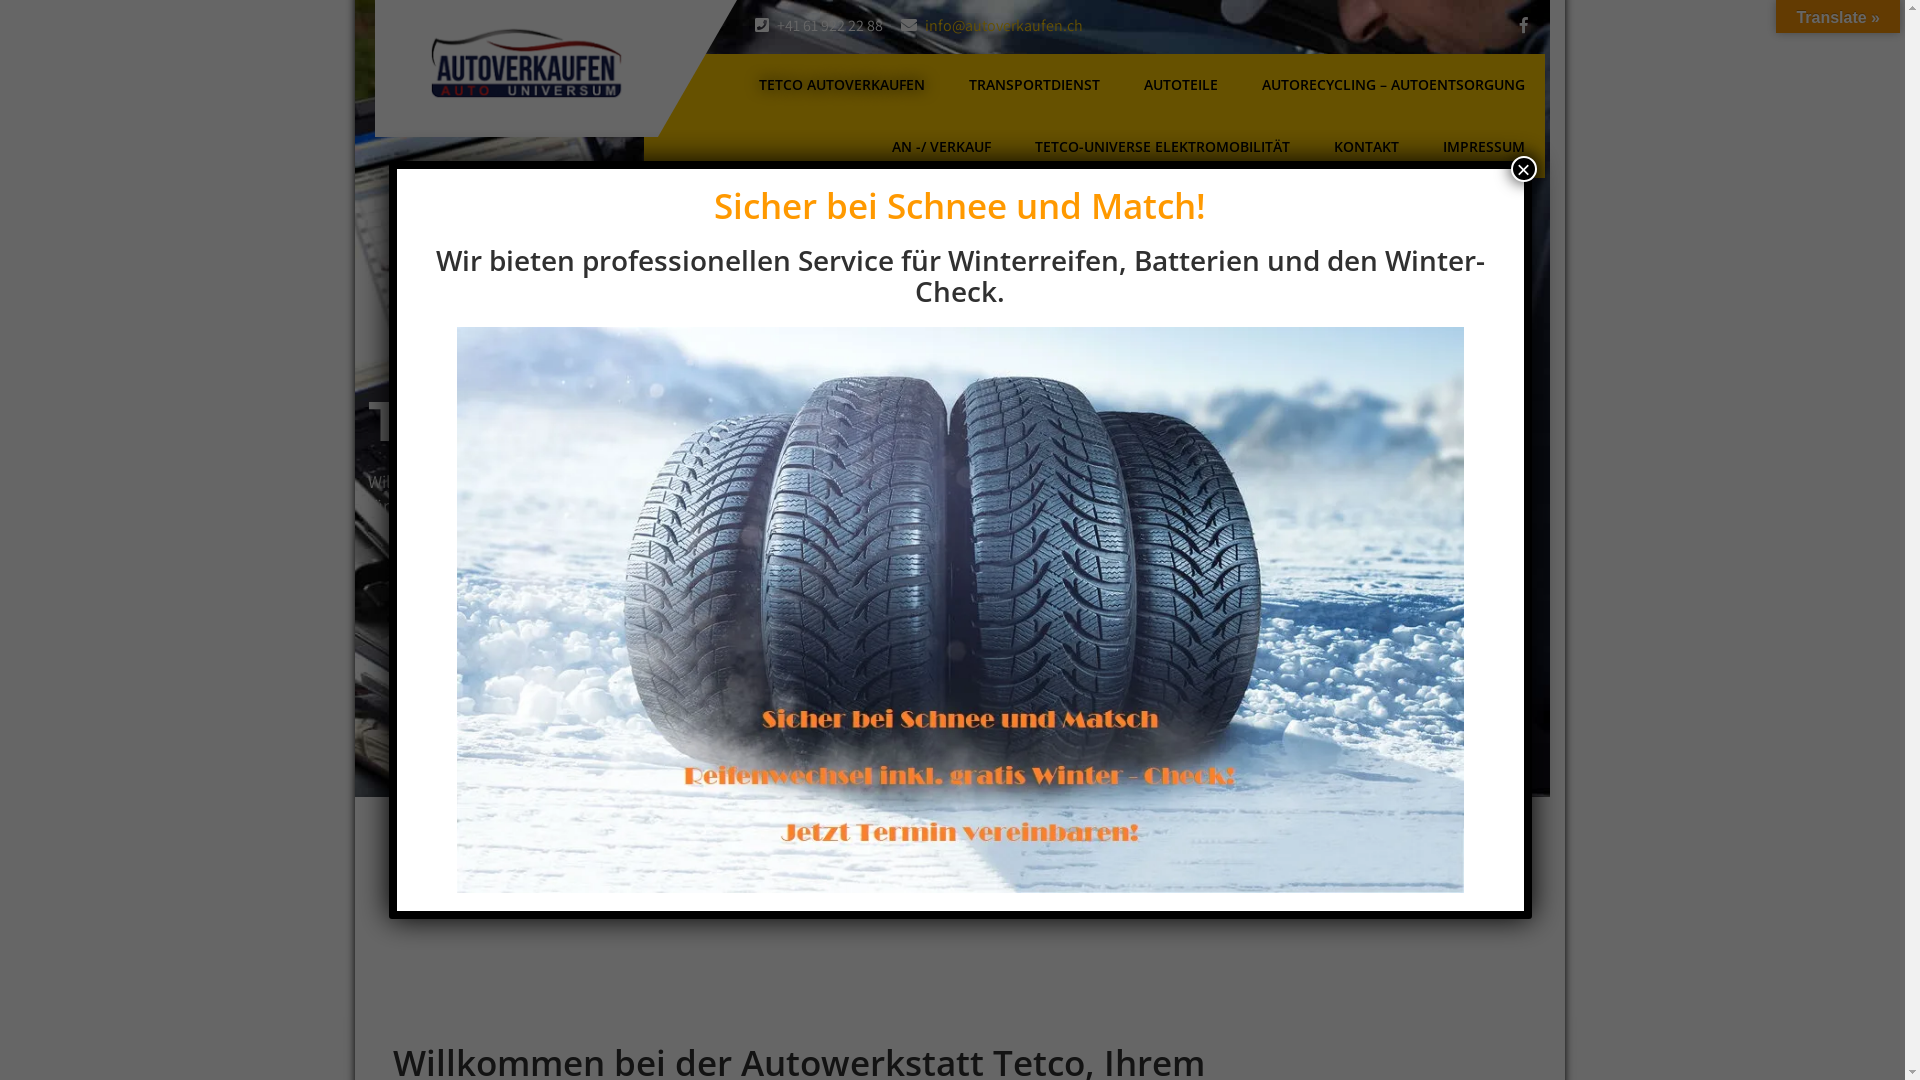  I want to click on 'AUTOTEILE', so click(1180, 83).